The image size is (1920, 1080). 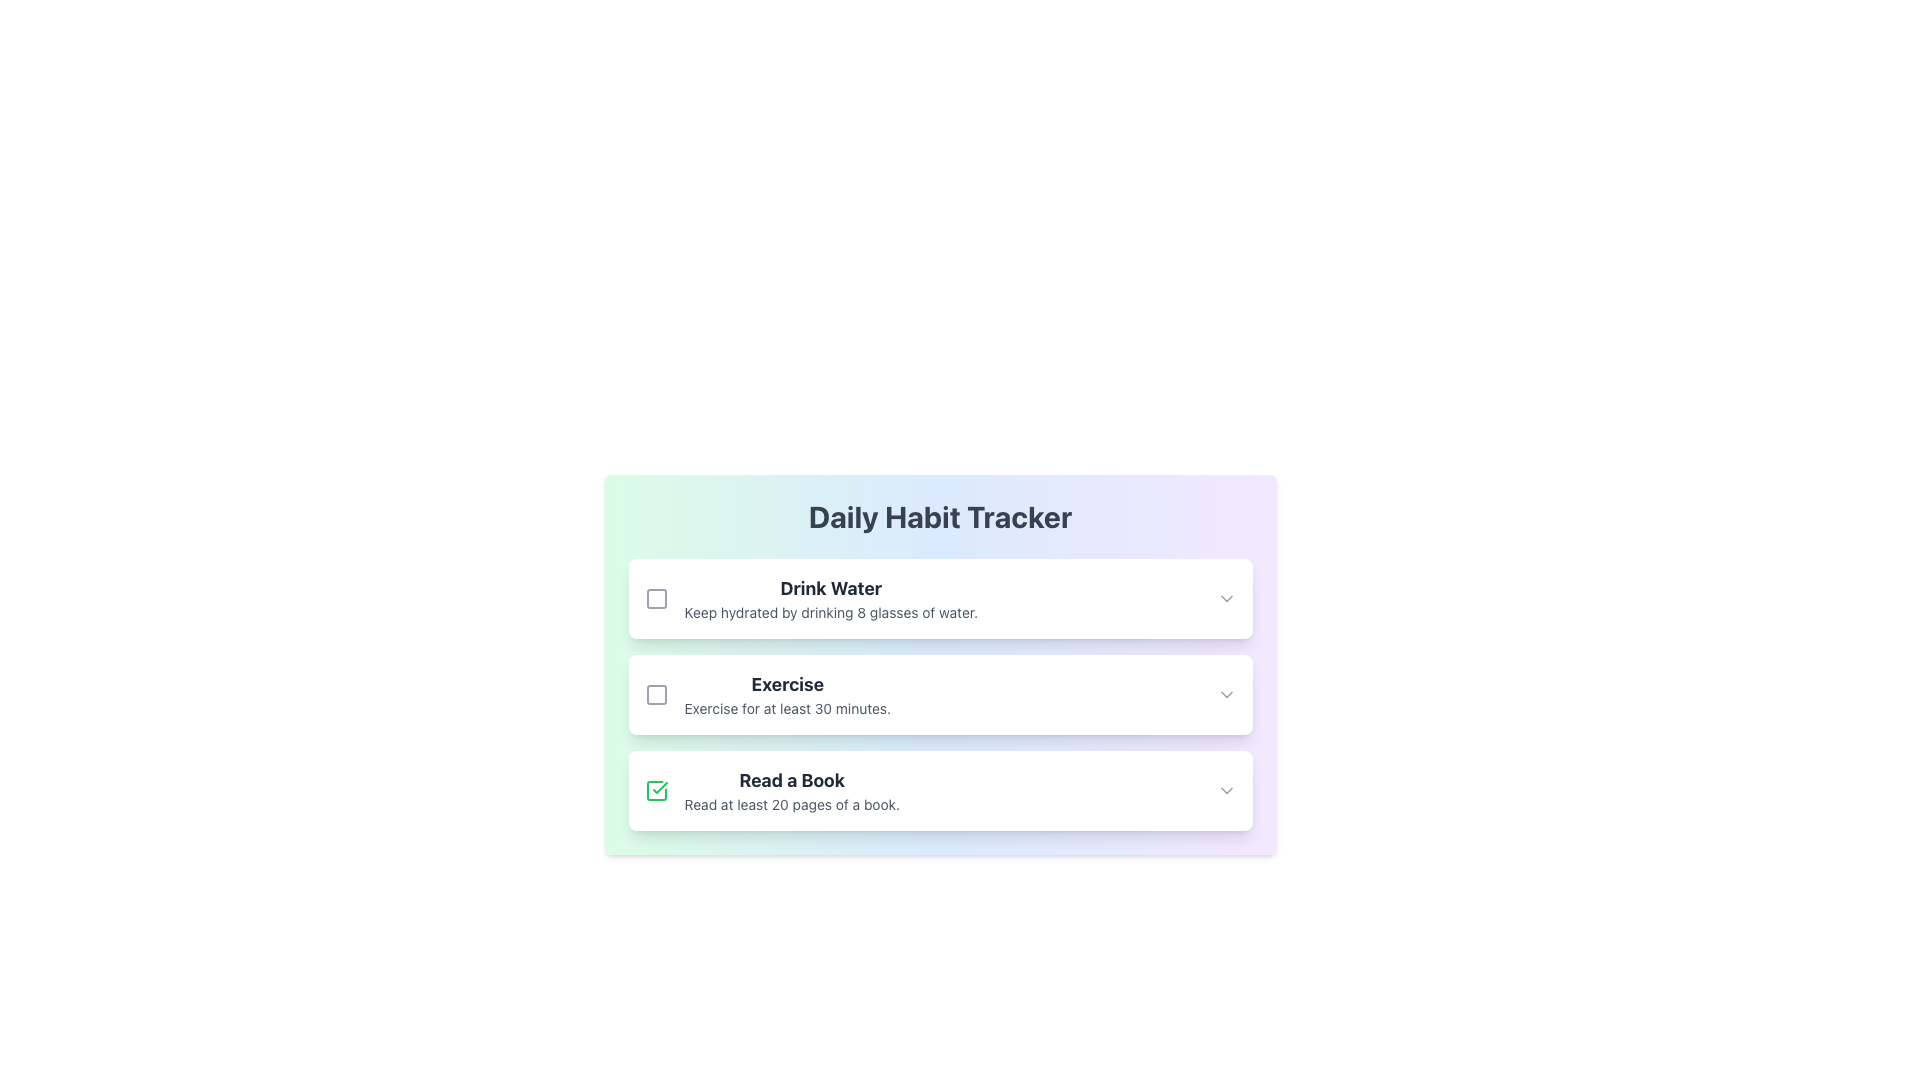 What do you see at coordinates (656, 597) in the screenshot?
I see `the state indicator icon located to the left of the 'Drink Water' title text` at bounding box center [656, 597].